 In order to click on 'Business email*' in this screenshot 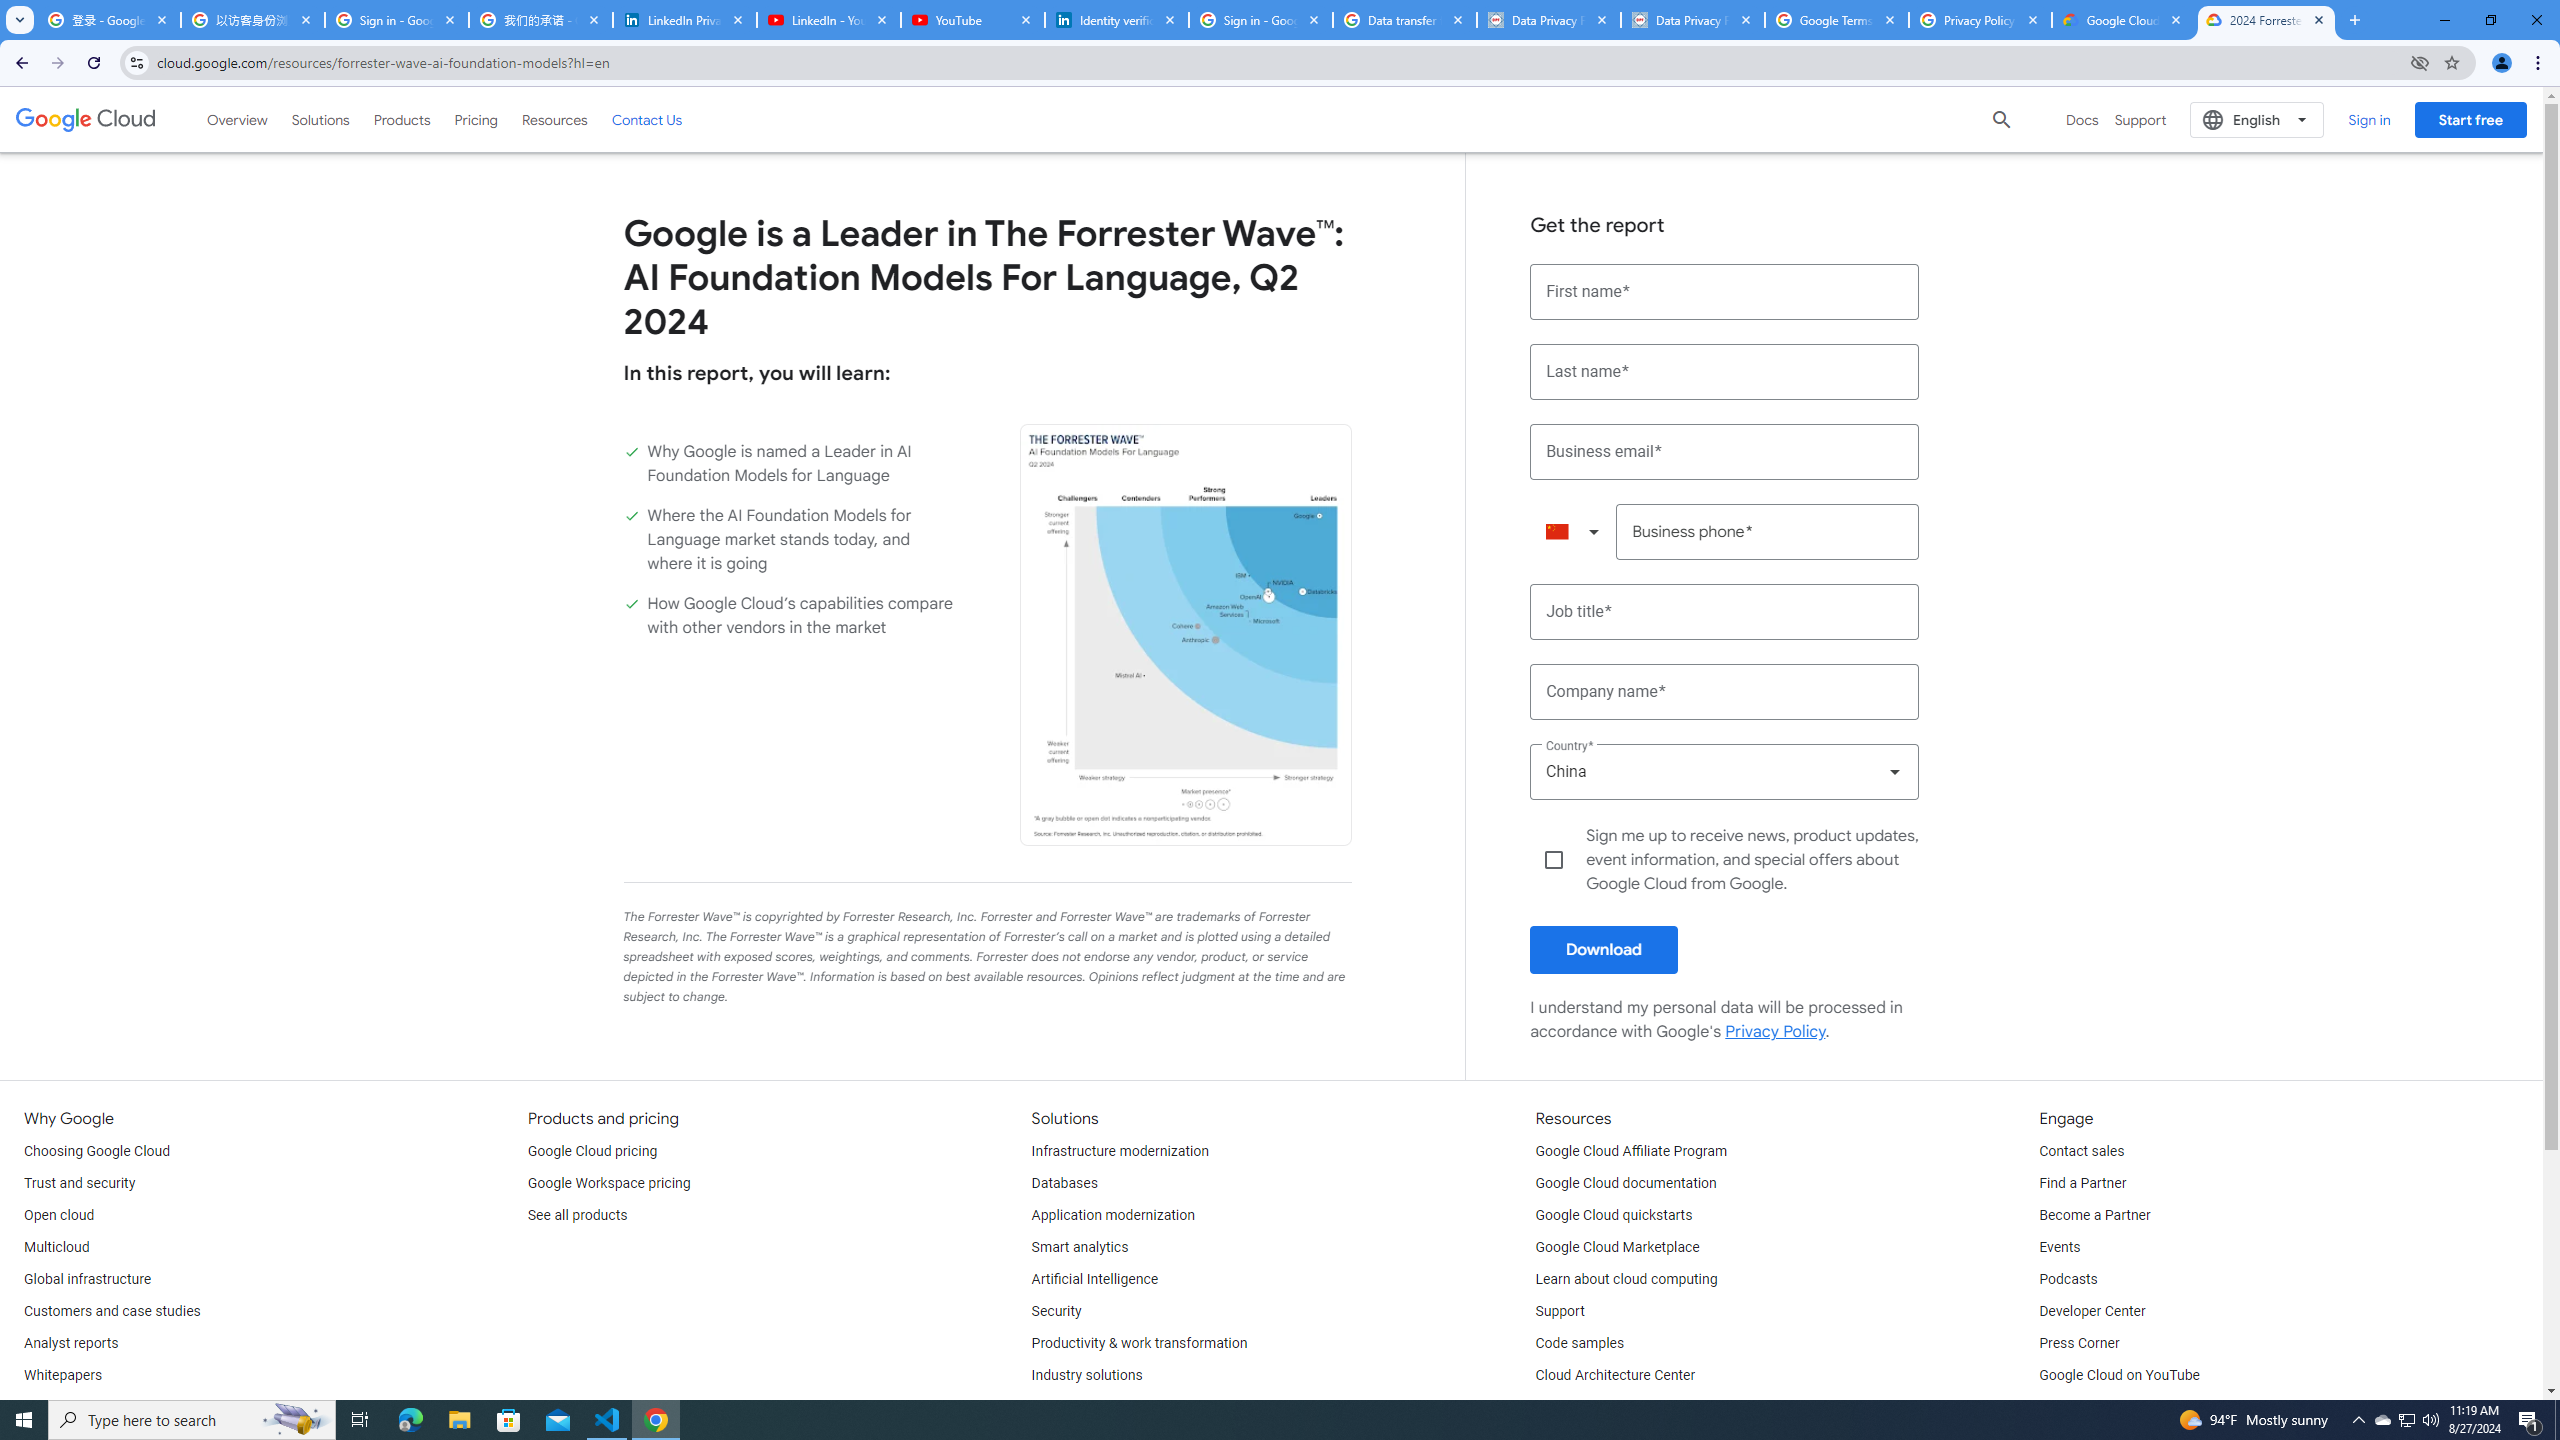, I will do `click(1724, 451)`.